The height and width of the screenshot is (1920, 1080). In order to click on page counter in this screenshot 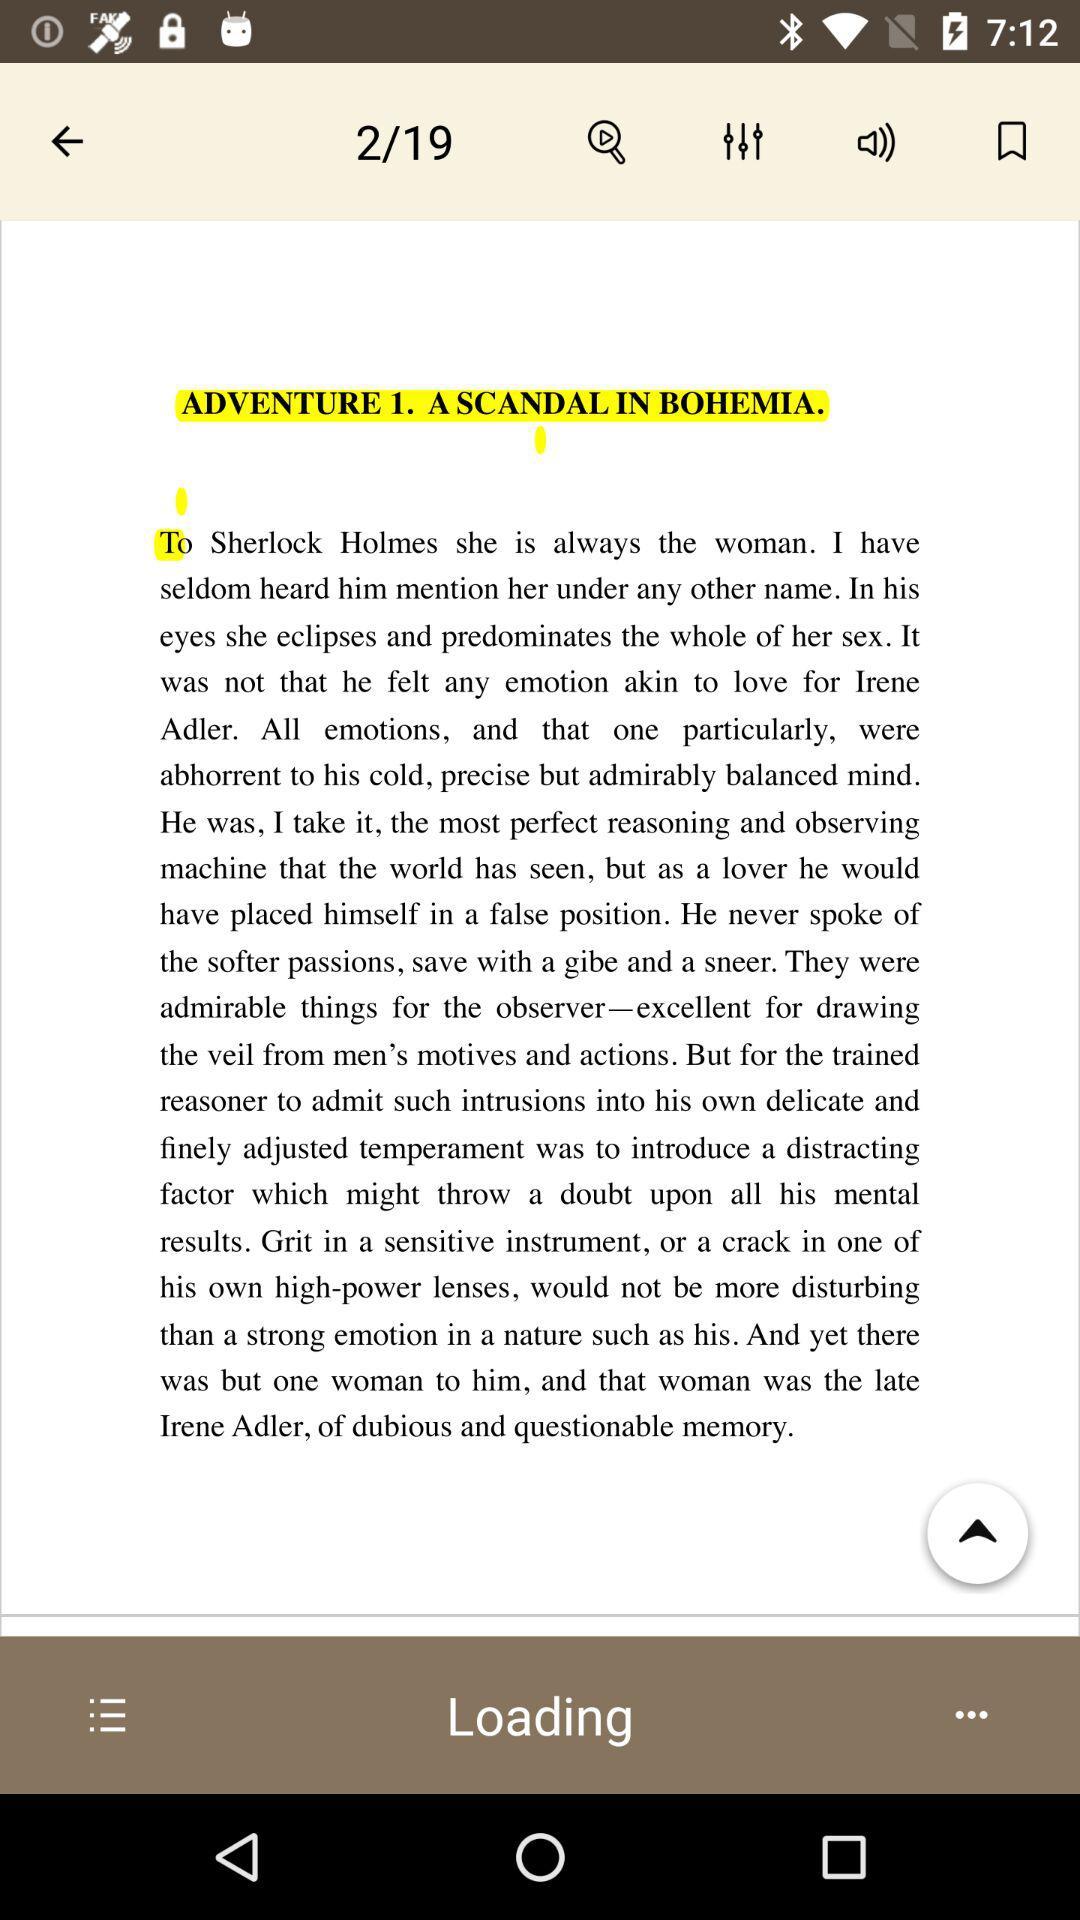, I will do `click(405, 140)`.